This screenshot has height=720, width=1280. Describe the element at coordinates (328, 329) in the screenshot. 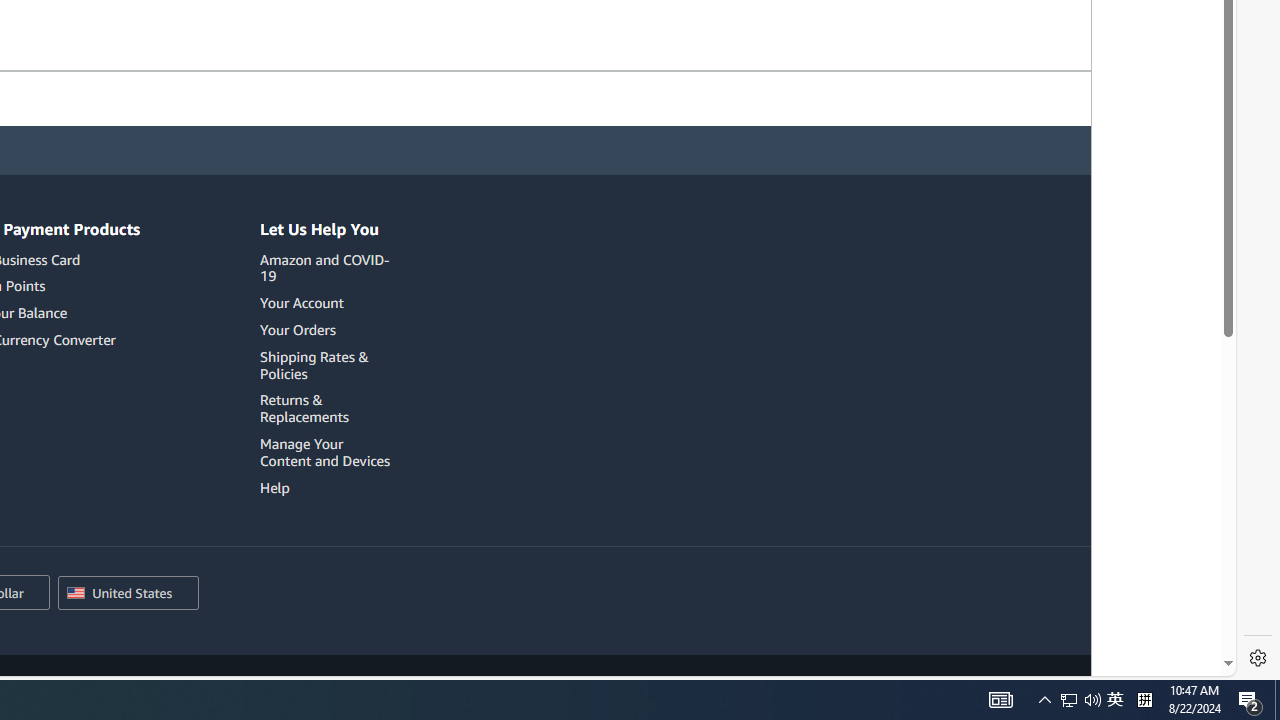

I see `'Your Orders'` at that location.